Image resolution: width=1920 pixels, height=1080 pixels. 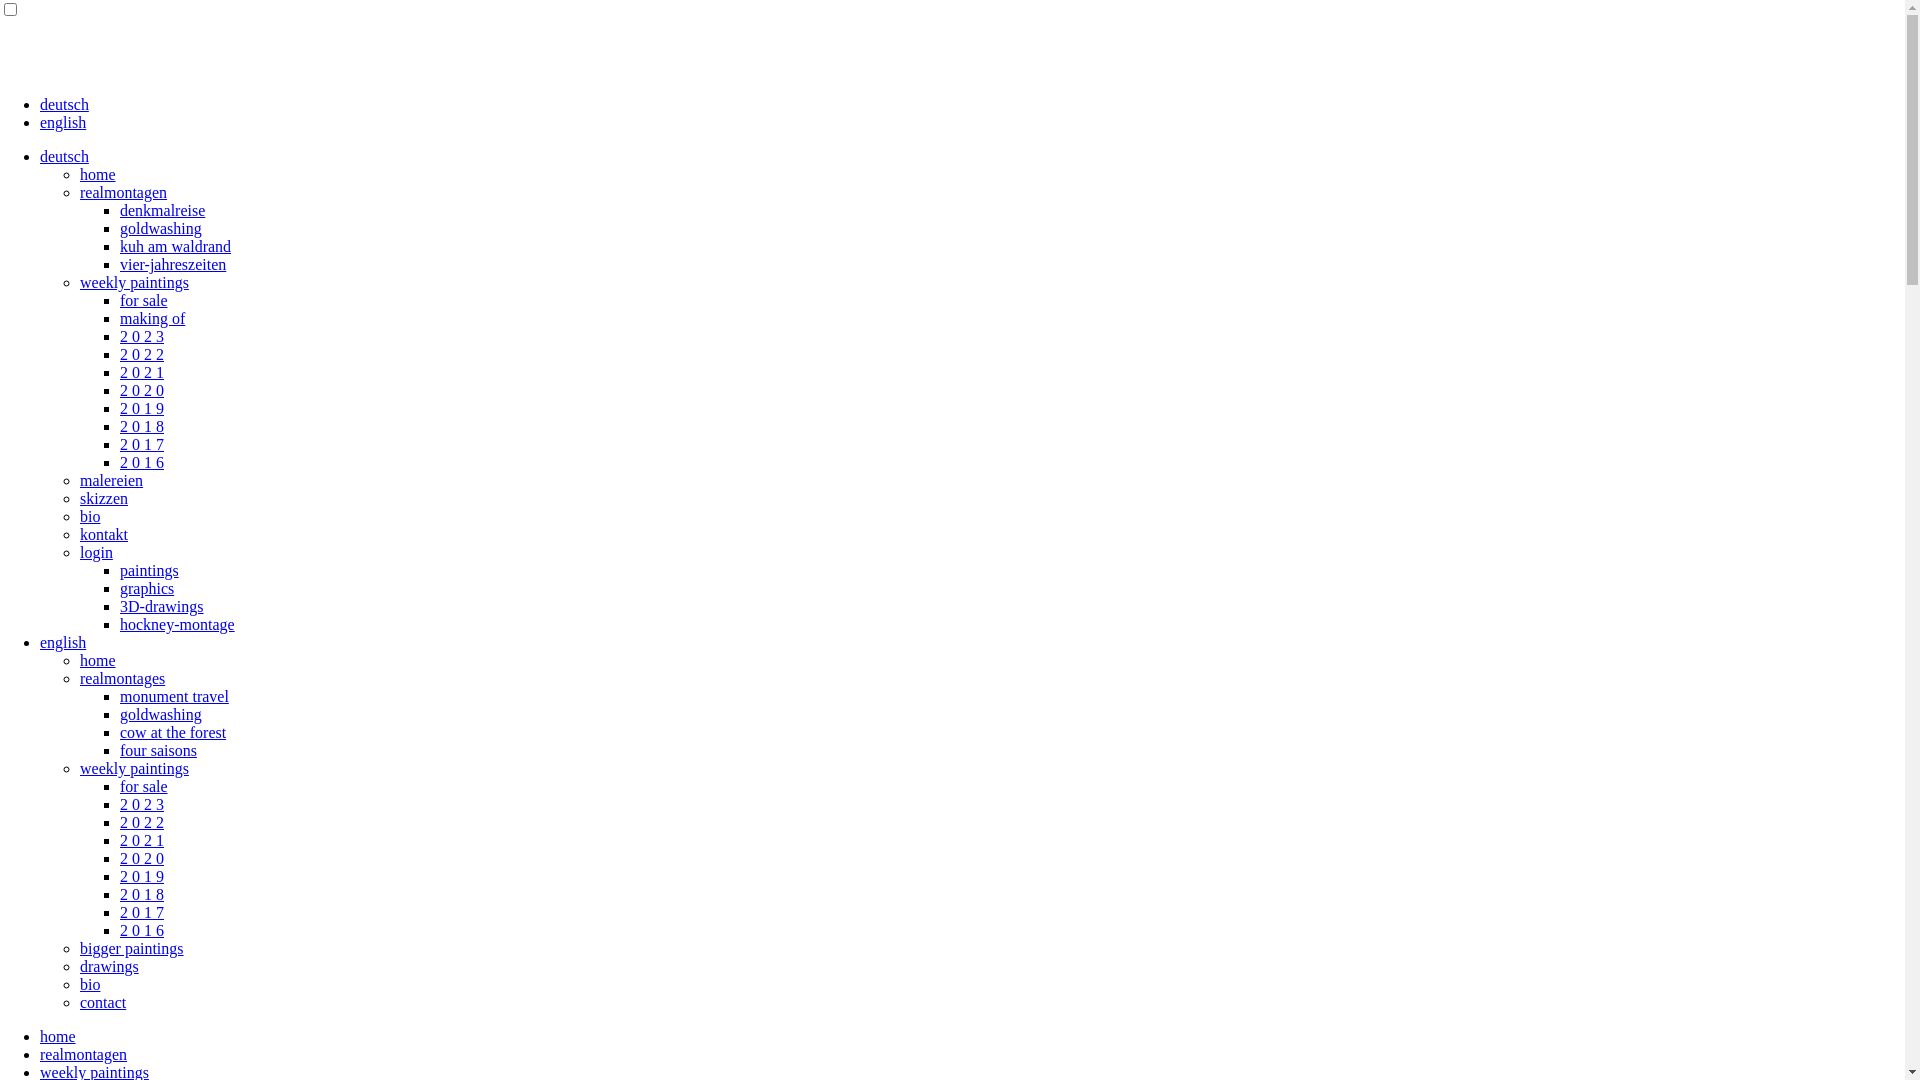 What do you see at coordinates (95, 552) in the screenshot?
I see `'login'` at bounding box center [95, 552].